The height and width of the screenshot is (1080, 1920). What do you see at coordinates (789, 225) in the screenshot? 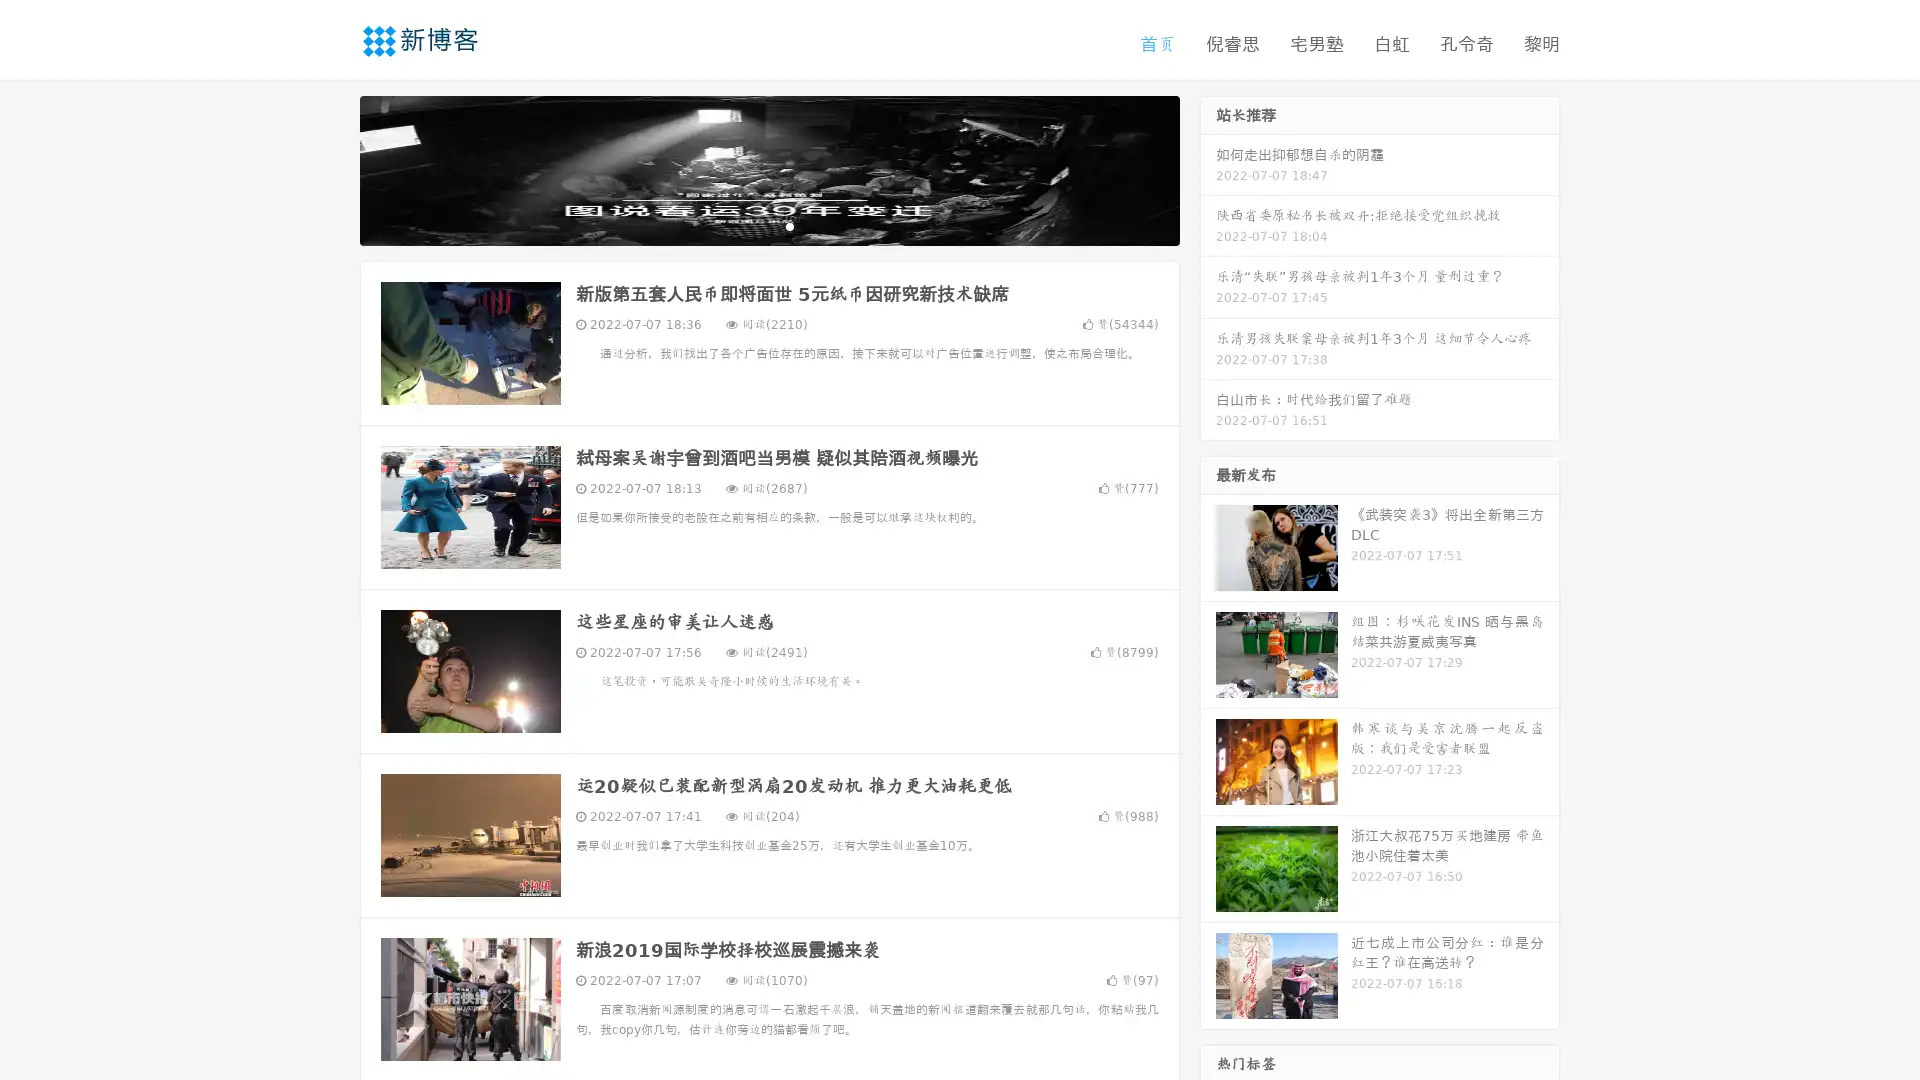
I see `Go to slide 3` at bounding box center [789, 225].